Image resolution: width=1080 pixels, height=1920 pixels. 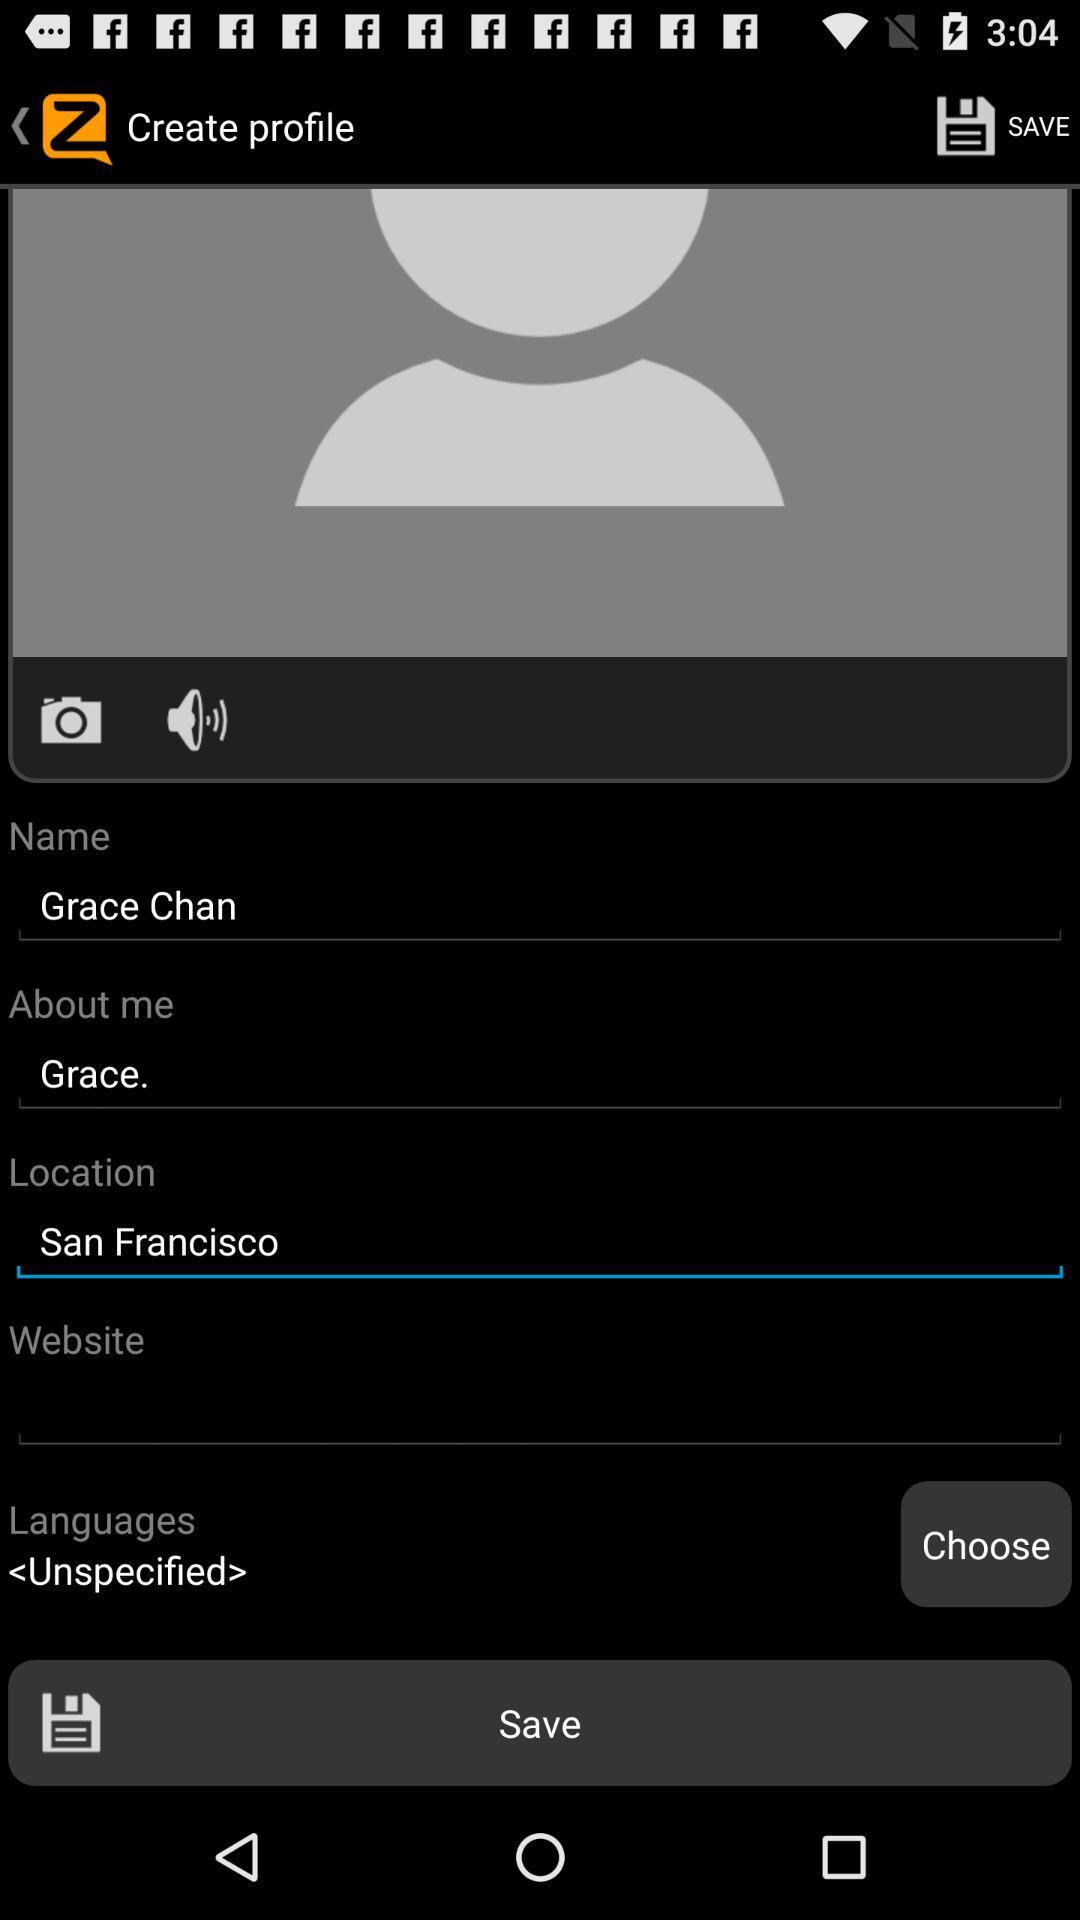 What do you see at coordinates (70, 769) in the screenshot?
I see `the photo icon` at bounding box center [70, 769].